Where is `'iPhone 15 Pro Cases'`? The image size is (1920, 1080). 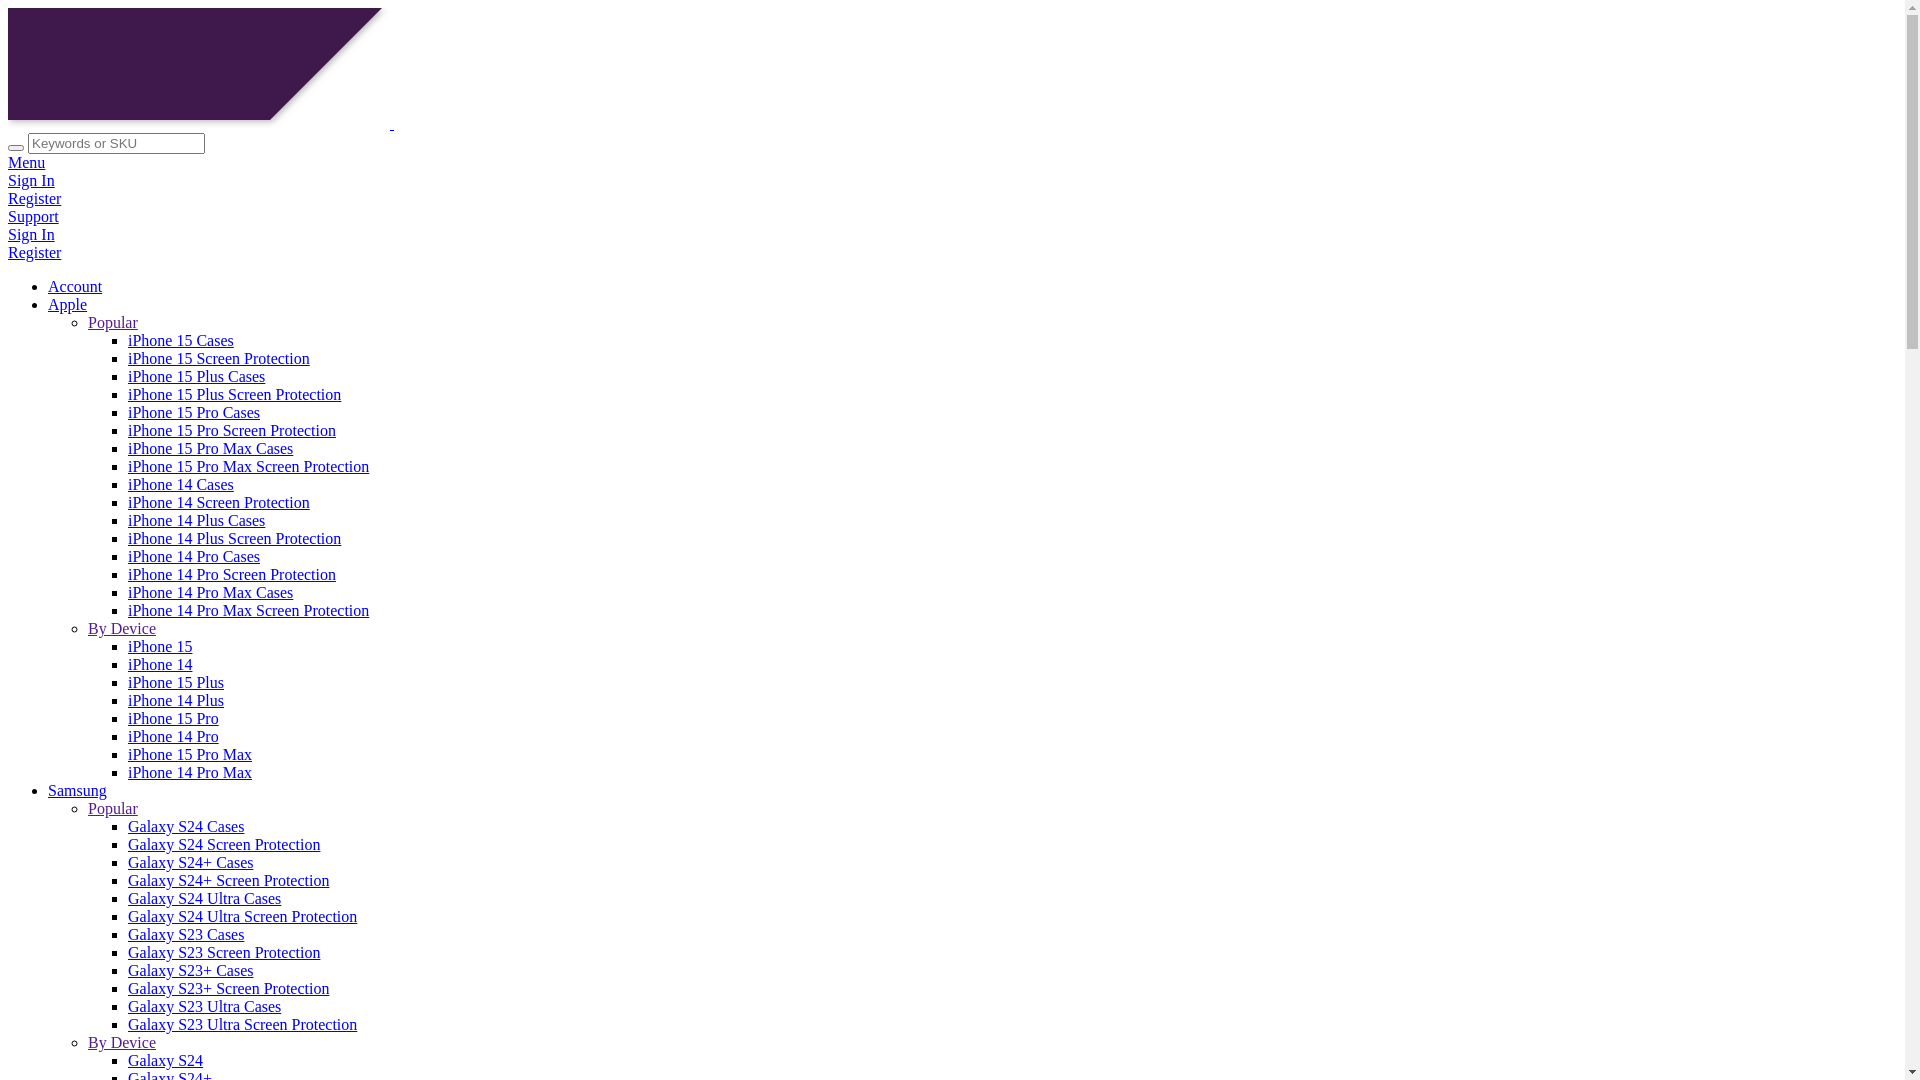
'iPhone 15 Pro Cases' is located at coordinates (193, 411).